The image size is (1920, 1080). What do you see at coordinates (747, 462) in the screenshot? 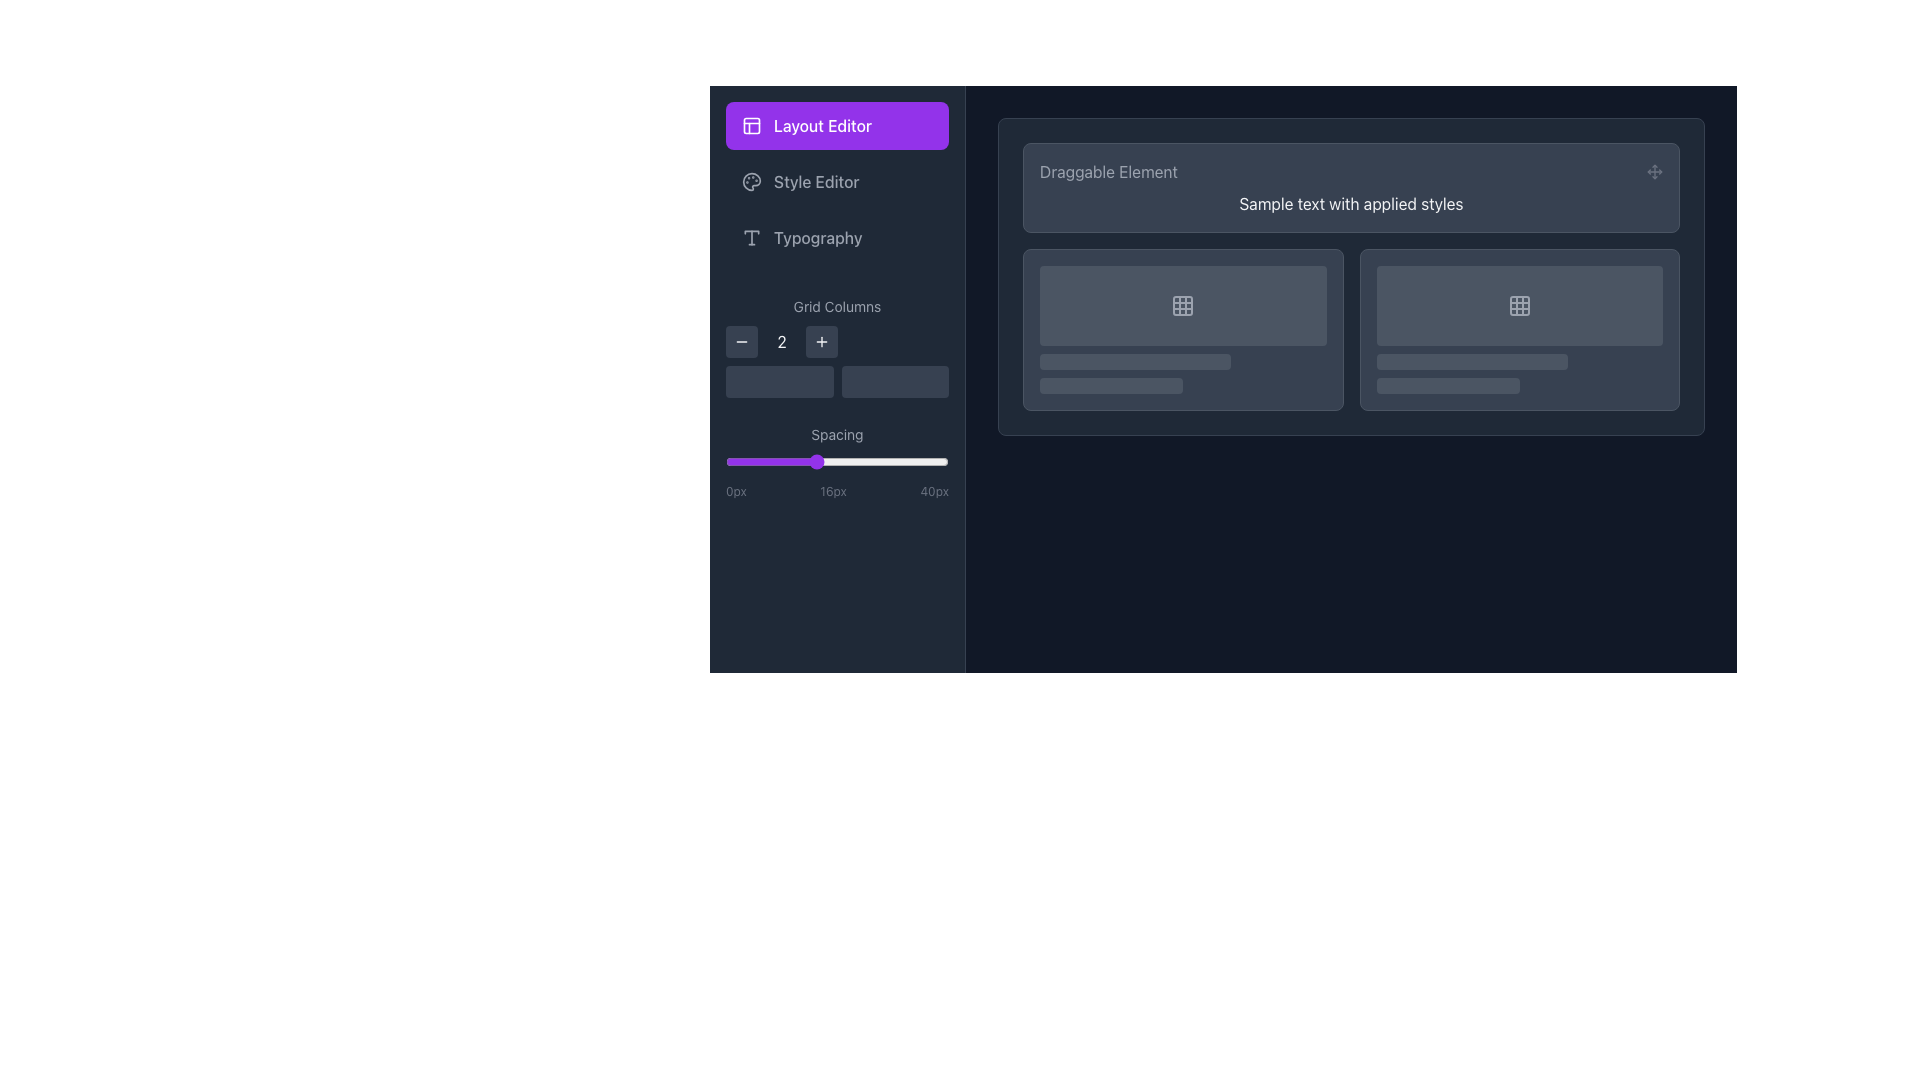
I see `spacing` at bounding box center [747, 462].